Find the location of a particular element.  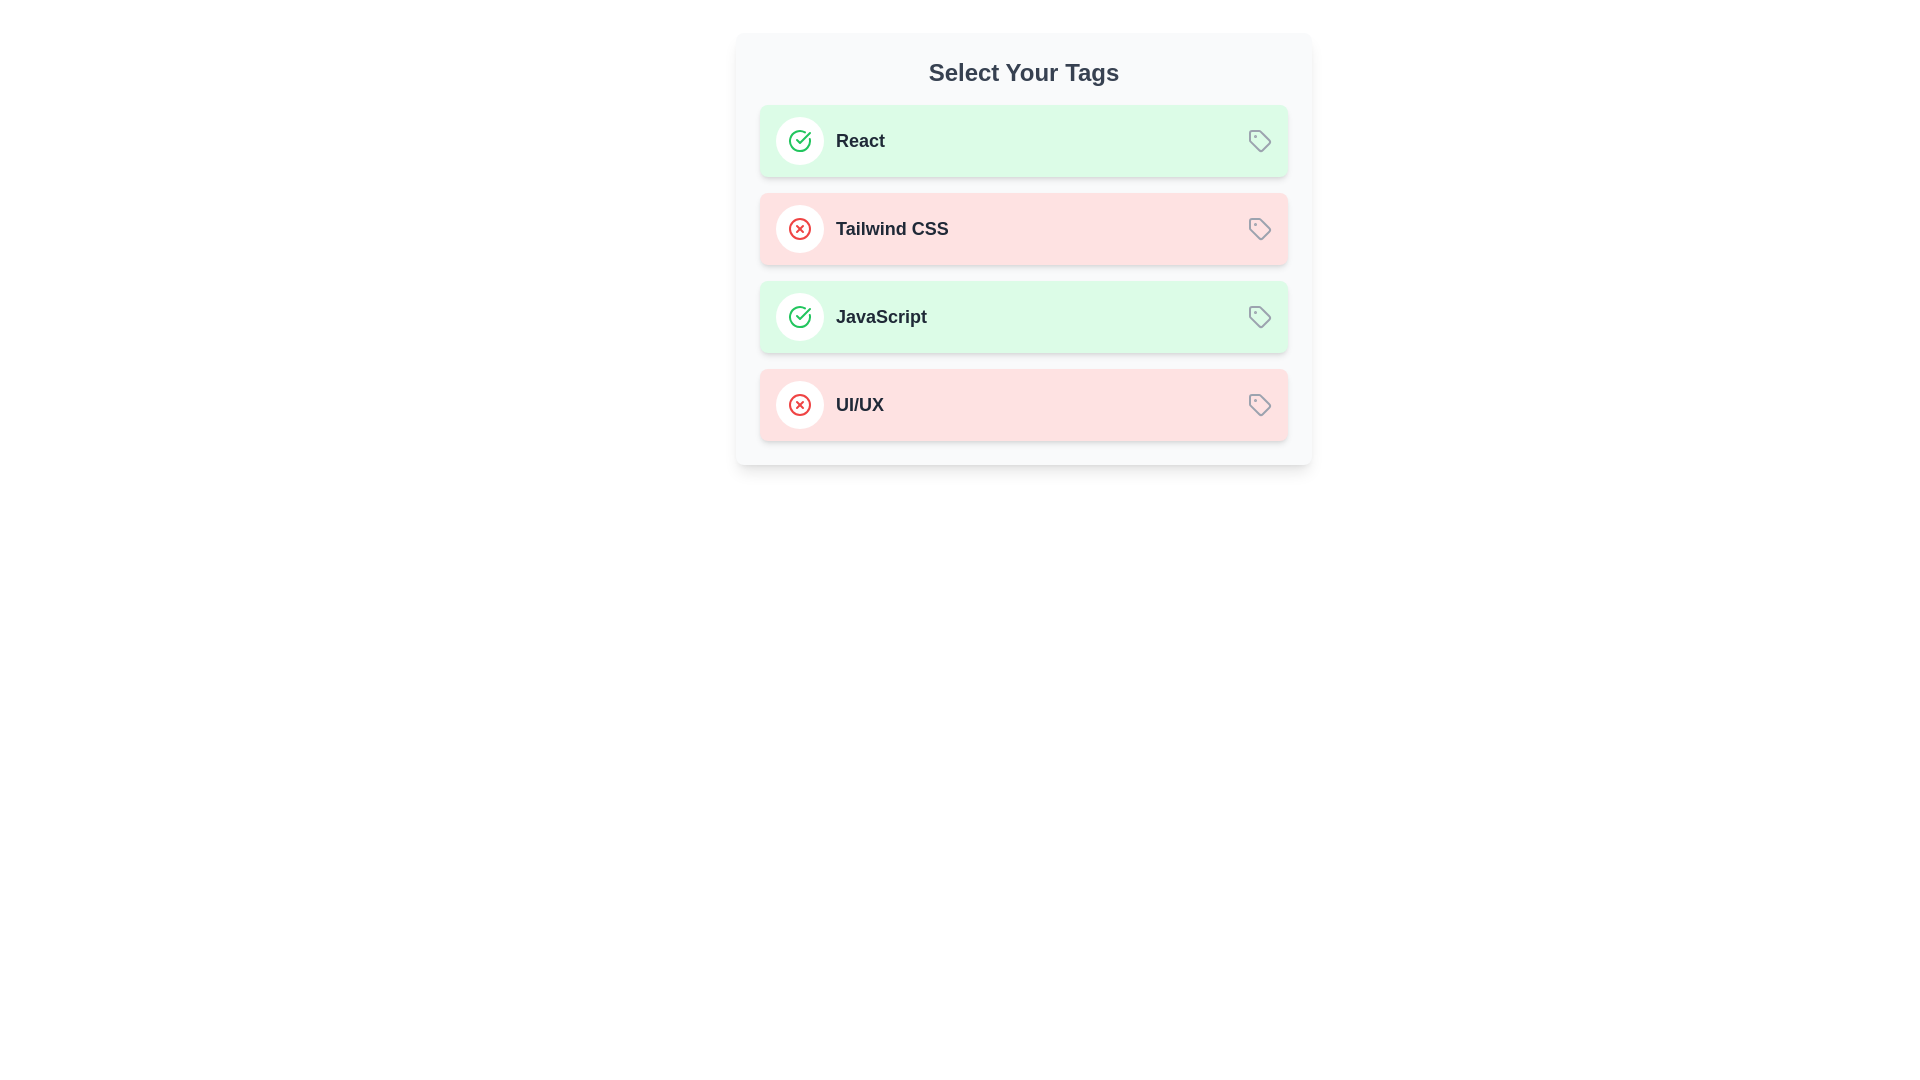

the decorative SVG Circle that is part of the unselected X icon next to the 'Tailwind CSS' option in the second row of the tag list is located at coordinates (800, 227).